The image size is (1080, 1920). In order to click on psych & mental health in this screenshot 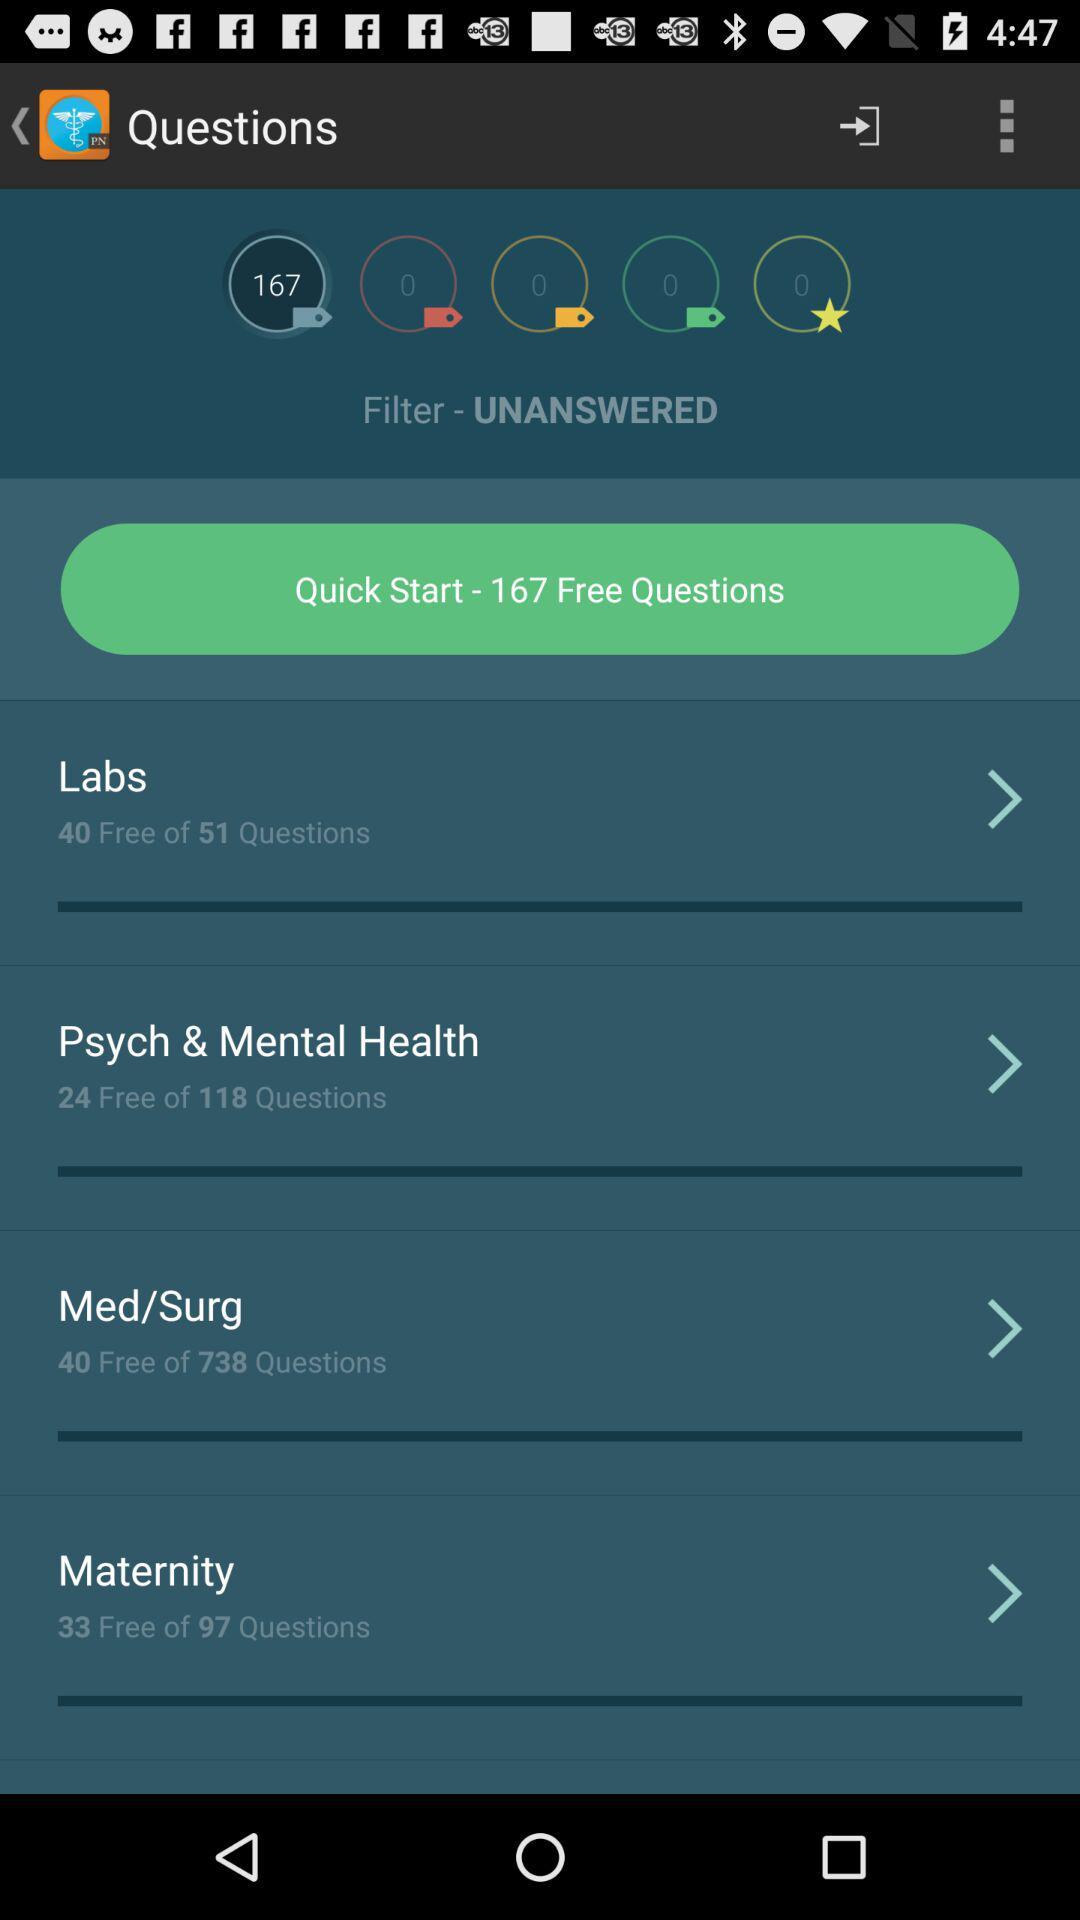, I will do `click(267, 1039)`.